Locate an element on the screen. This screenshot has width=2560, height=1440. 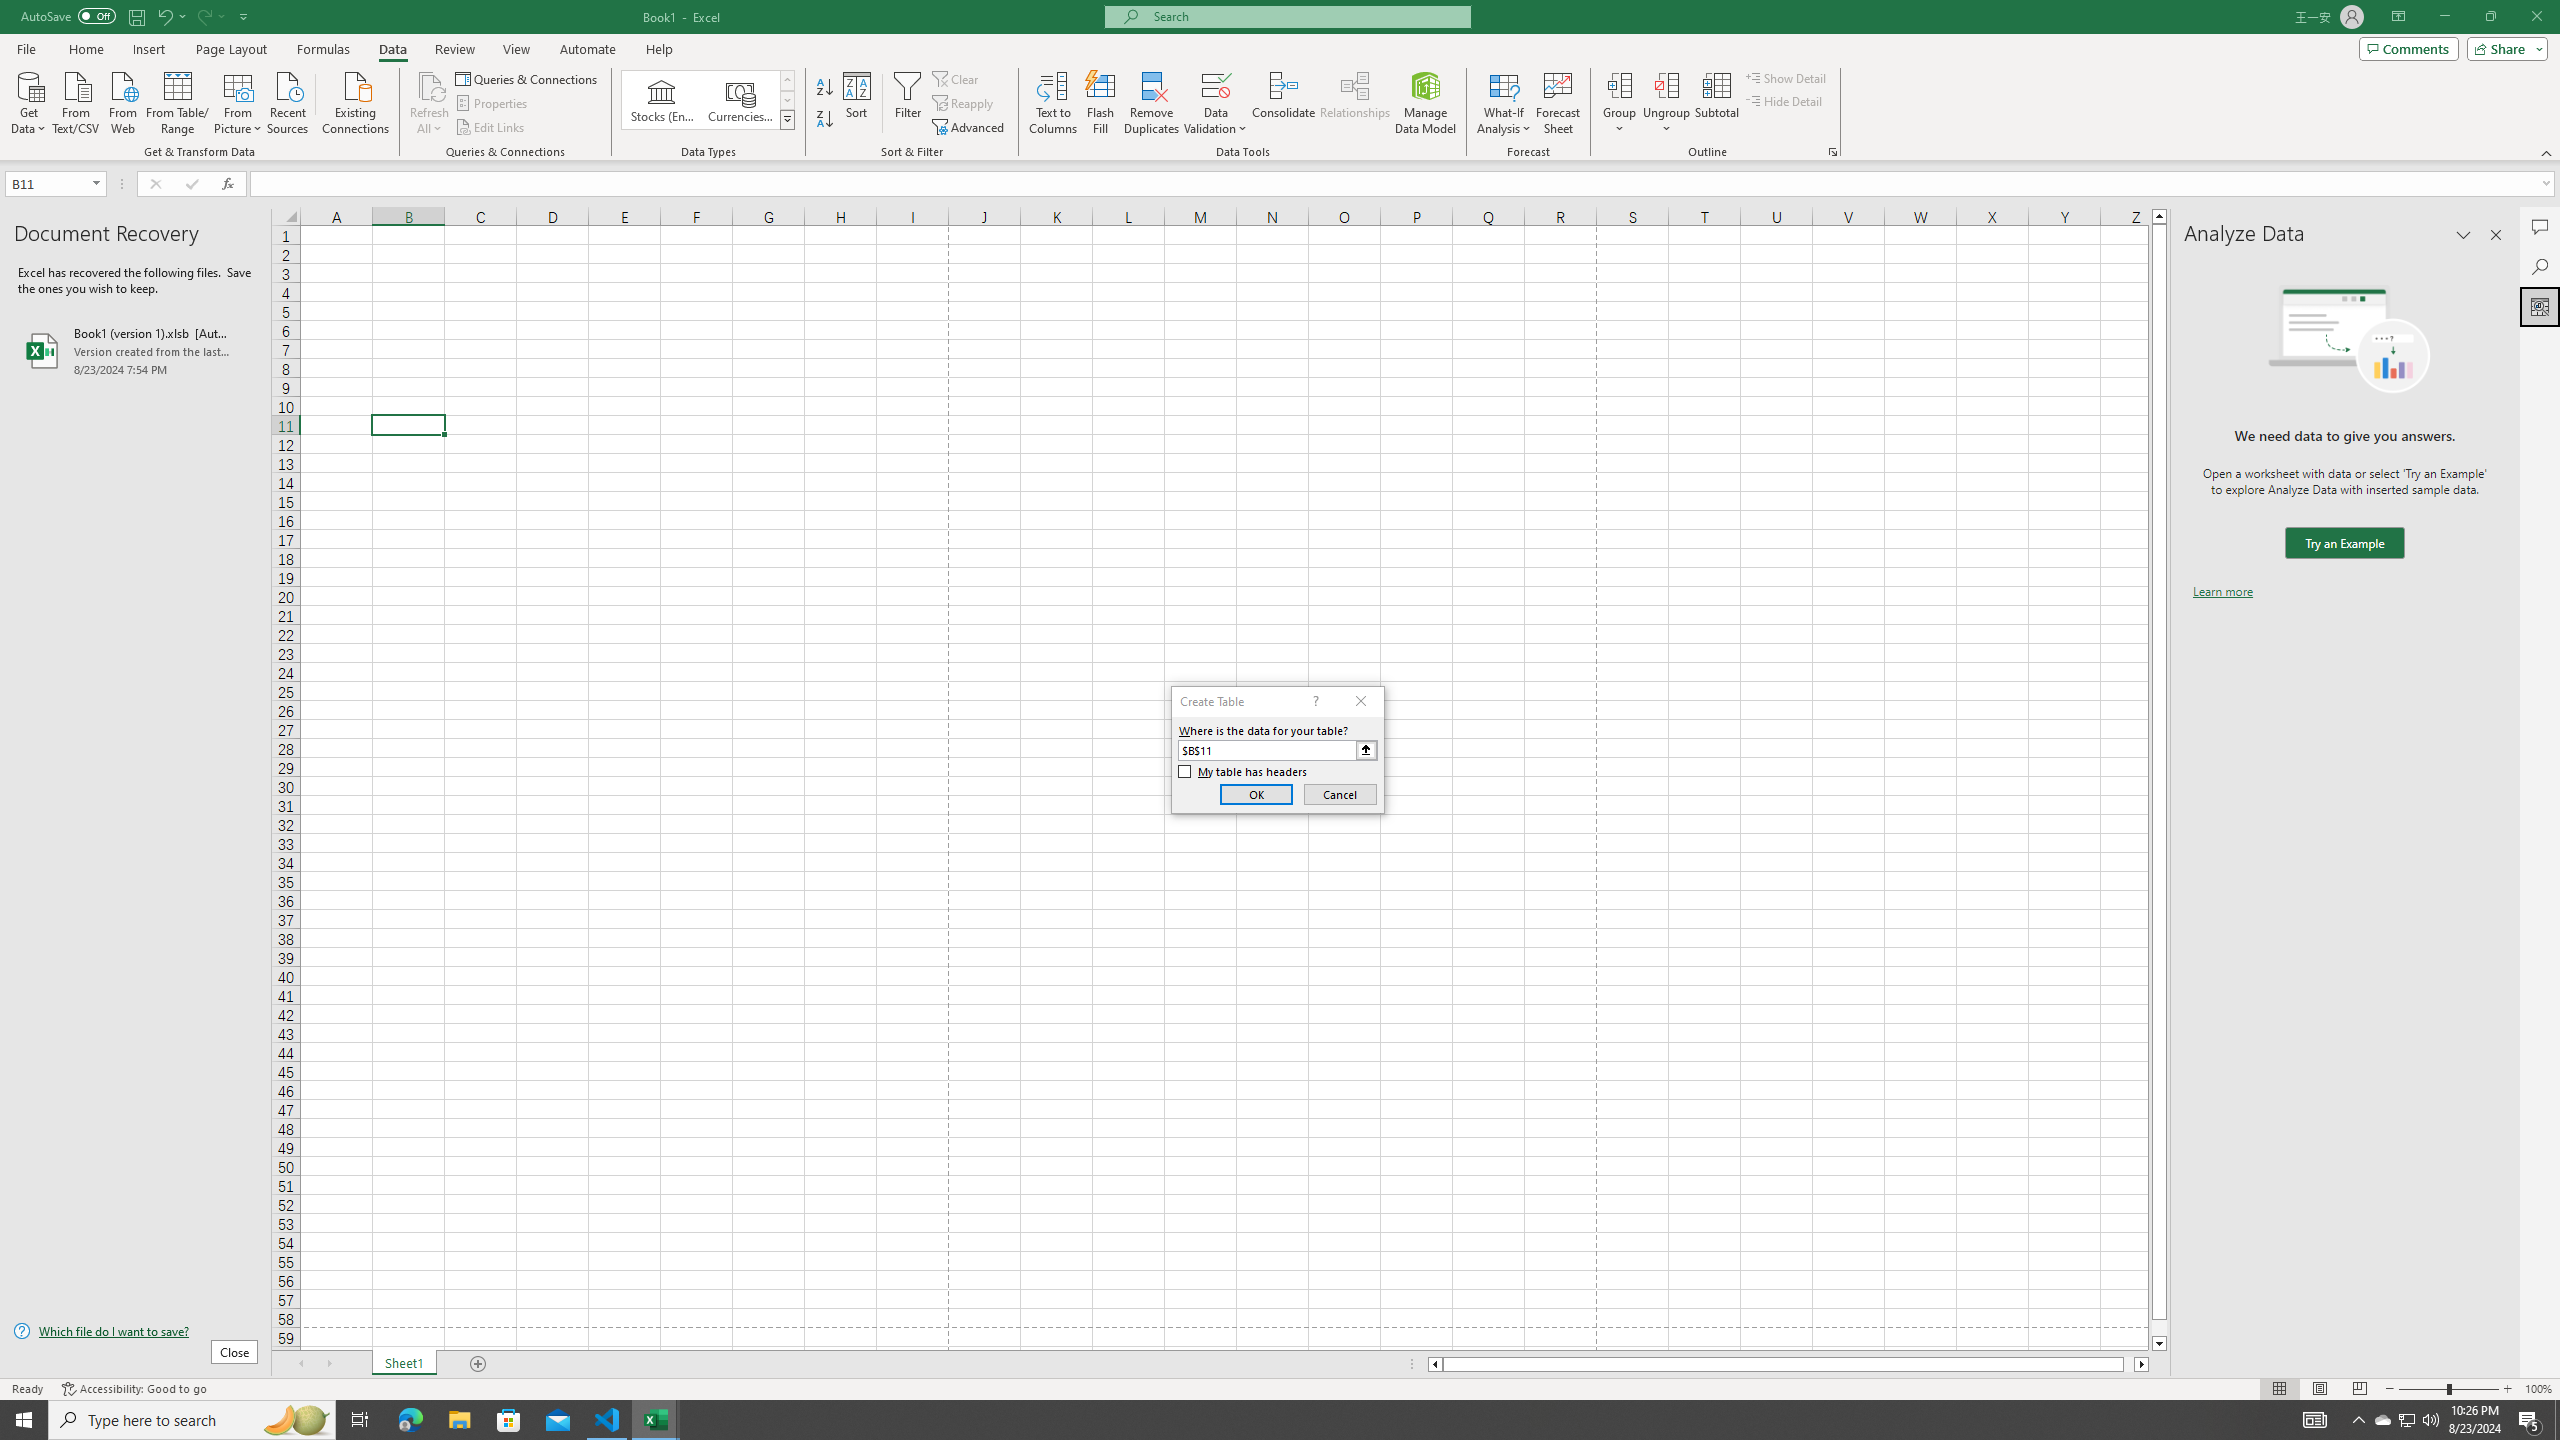
'Learn more' is located at coordinates (2222, 590).